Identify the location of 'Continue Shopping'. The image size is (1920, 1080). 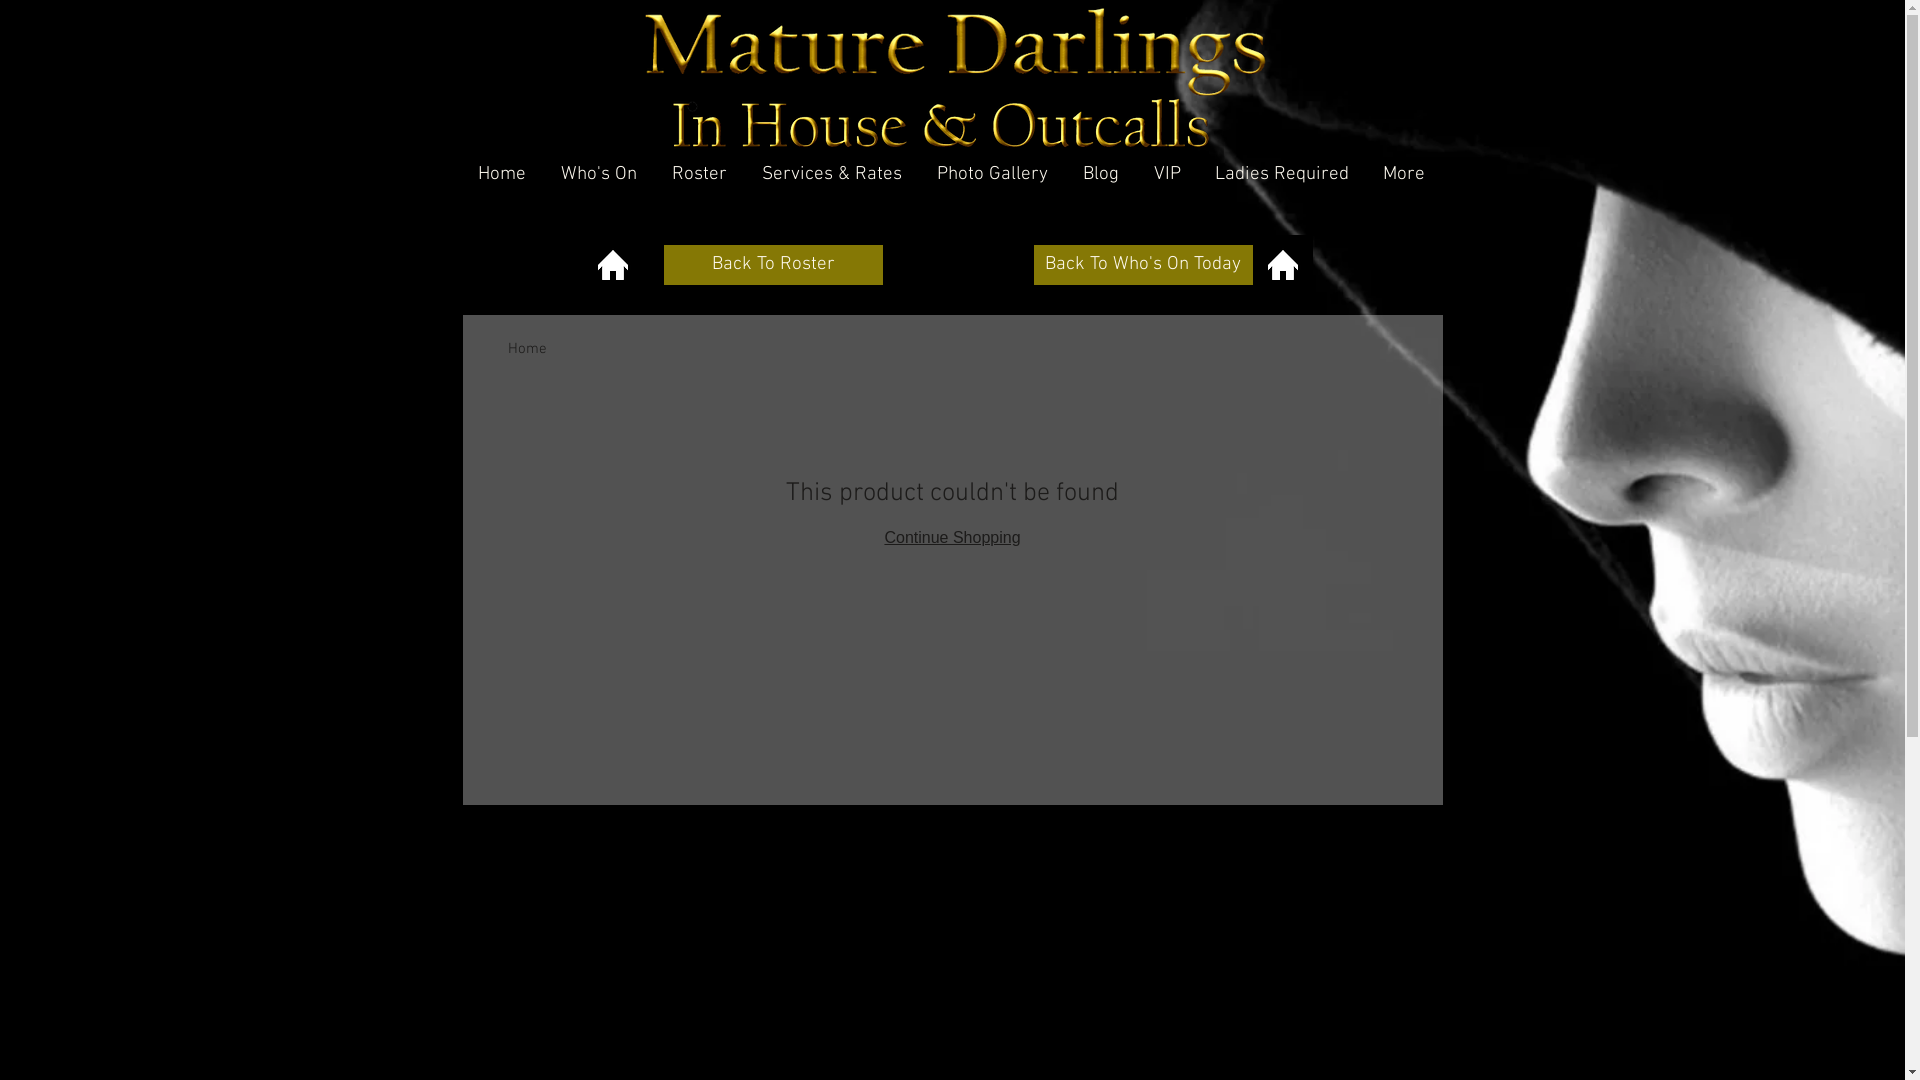
(950, 536).